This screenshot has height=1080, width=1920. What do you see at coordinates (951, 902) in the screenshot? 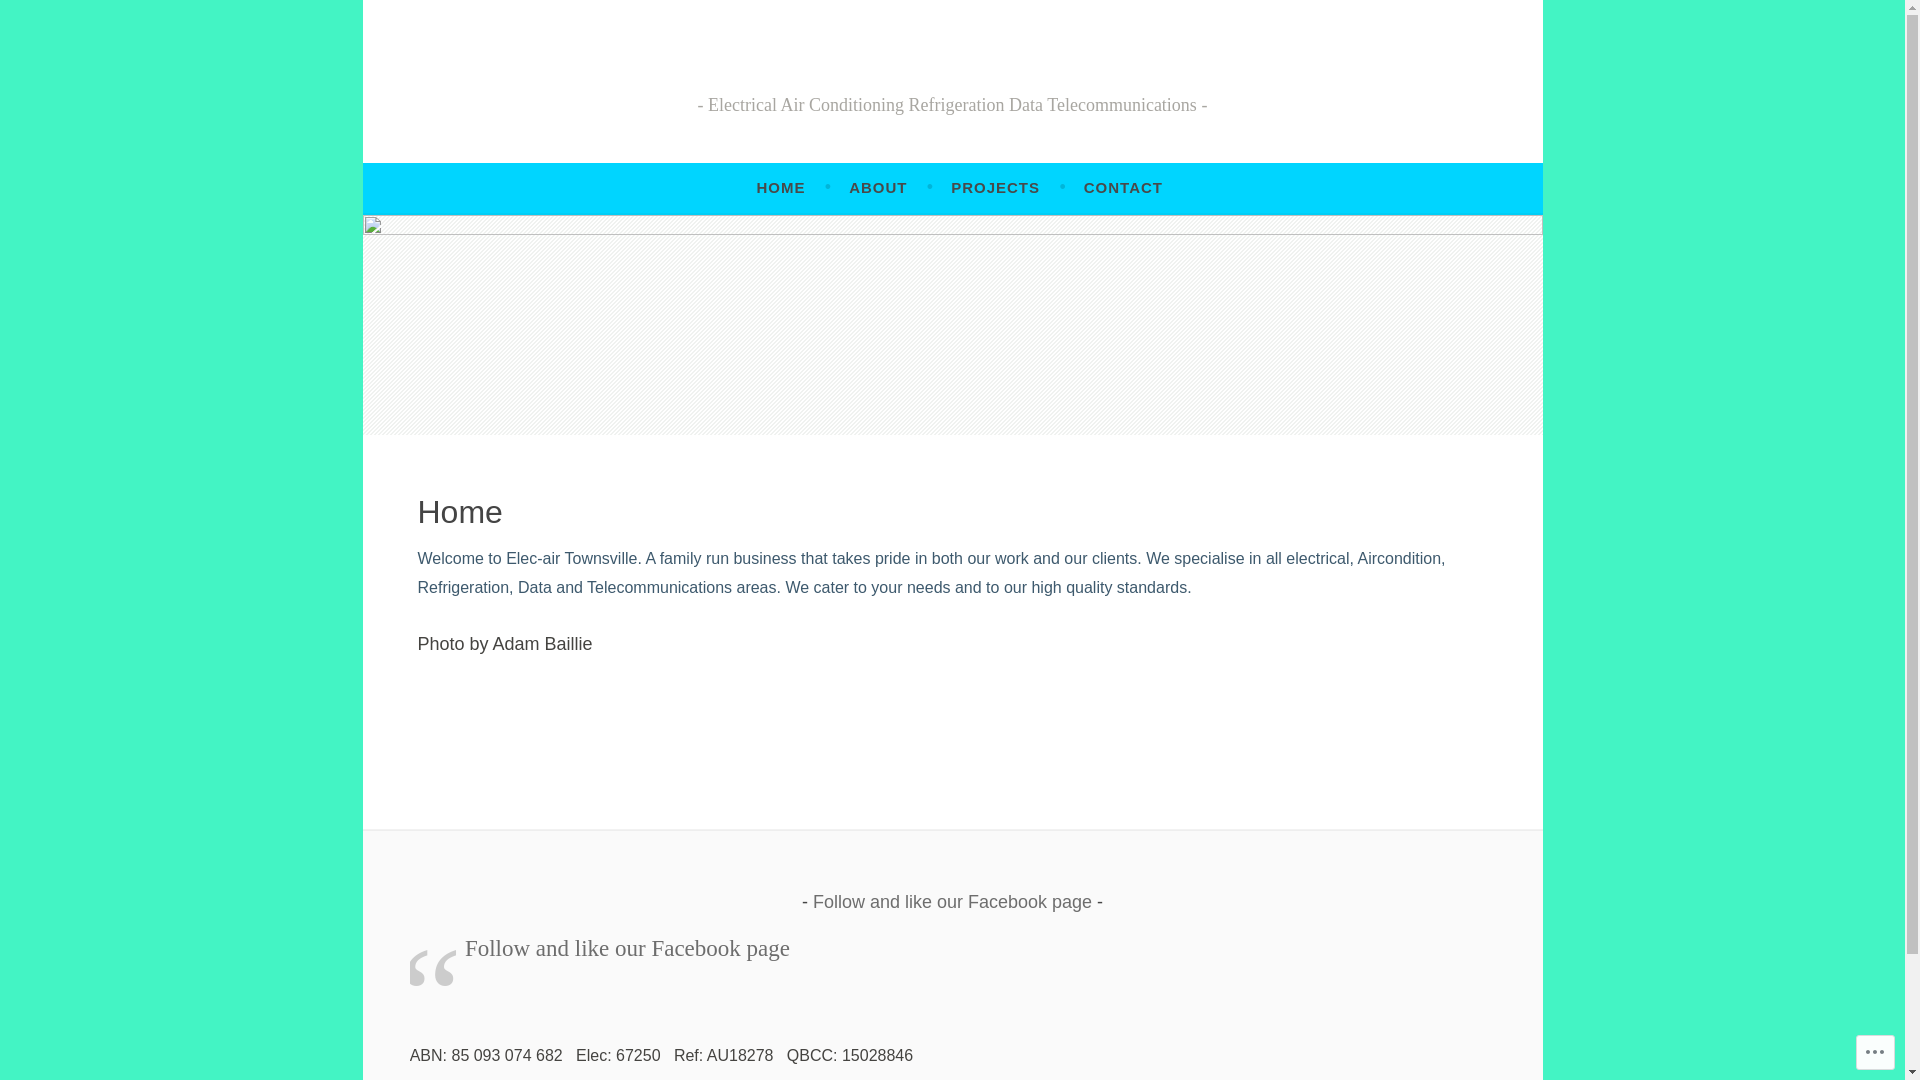
I see `'Follow and like our Facebook page'` at bounding box center [951, 902].